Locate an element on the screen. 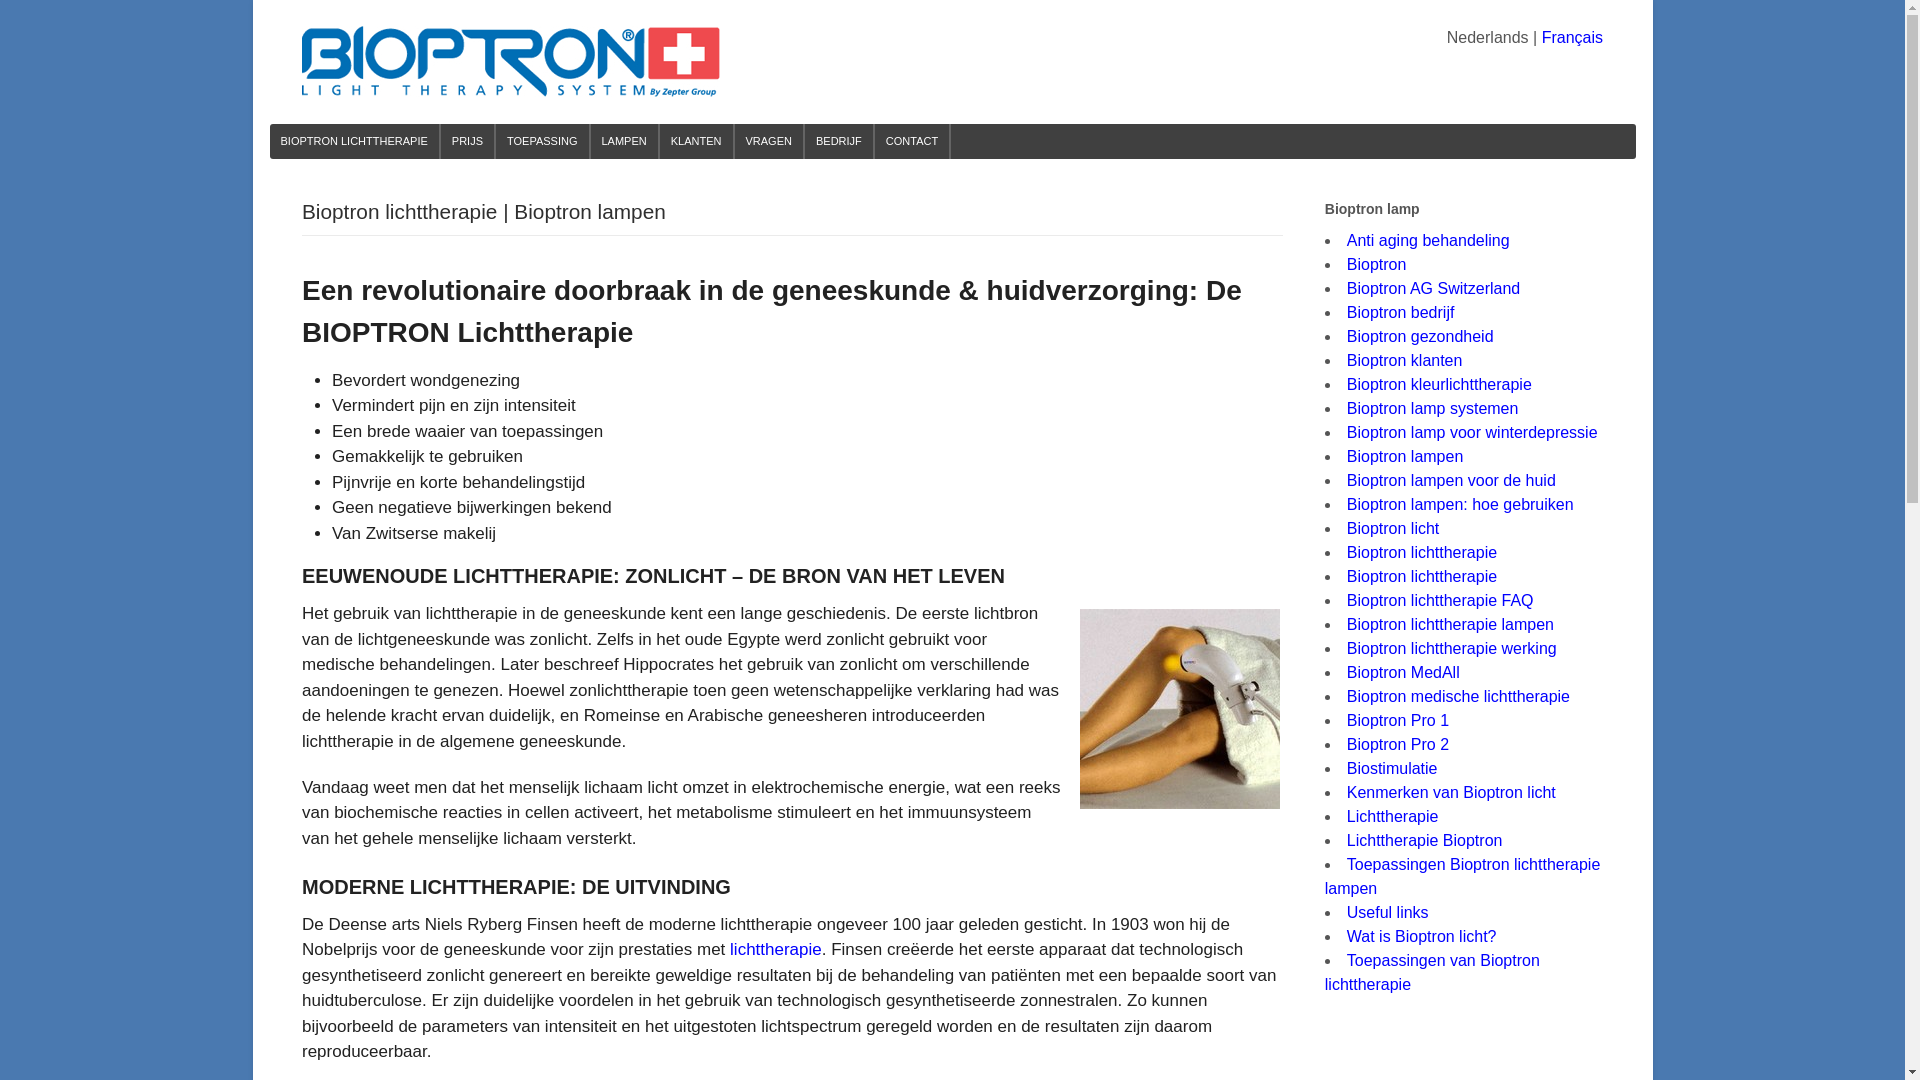  'Bioptron lichttherapie werking' is located at coordinates (1347, 648).